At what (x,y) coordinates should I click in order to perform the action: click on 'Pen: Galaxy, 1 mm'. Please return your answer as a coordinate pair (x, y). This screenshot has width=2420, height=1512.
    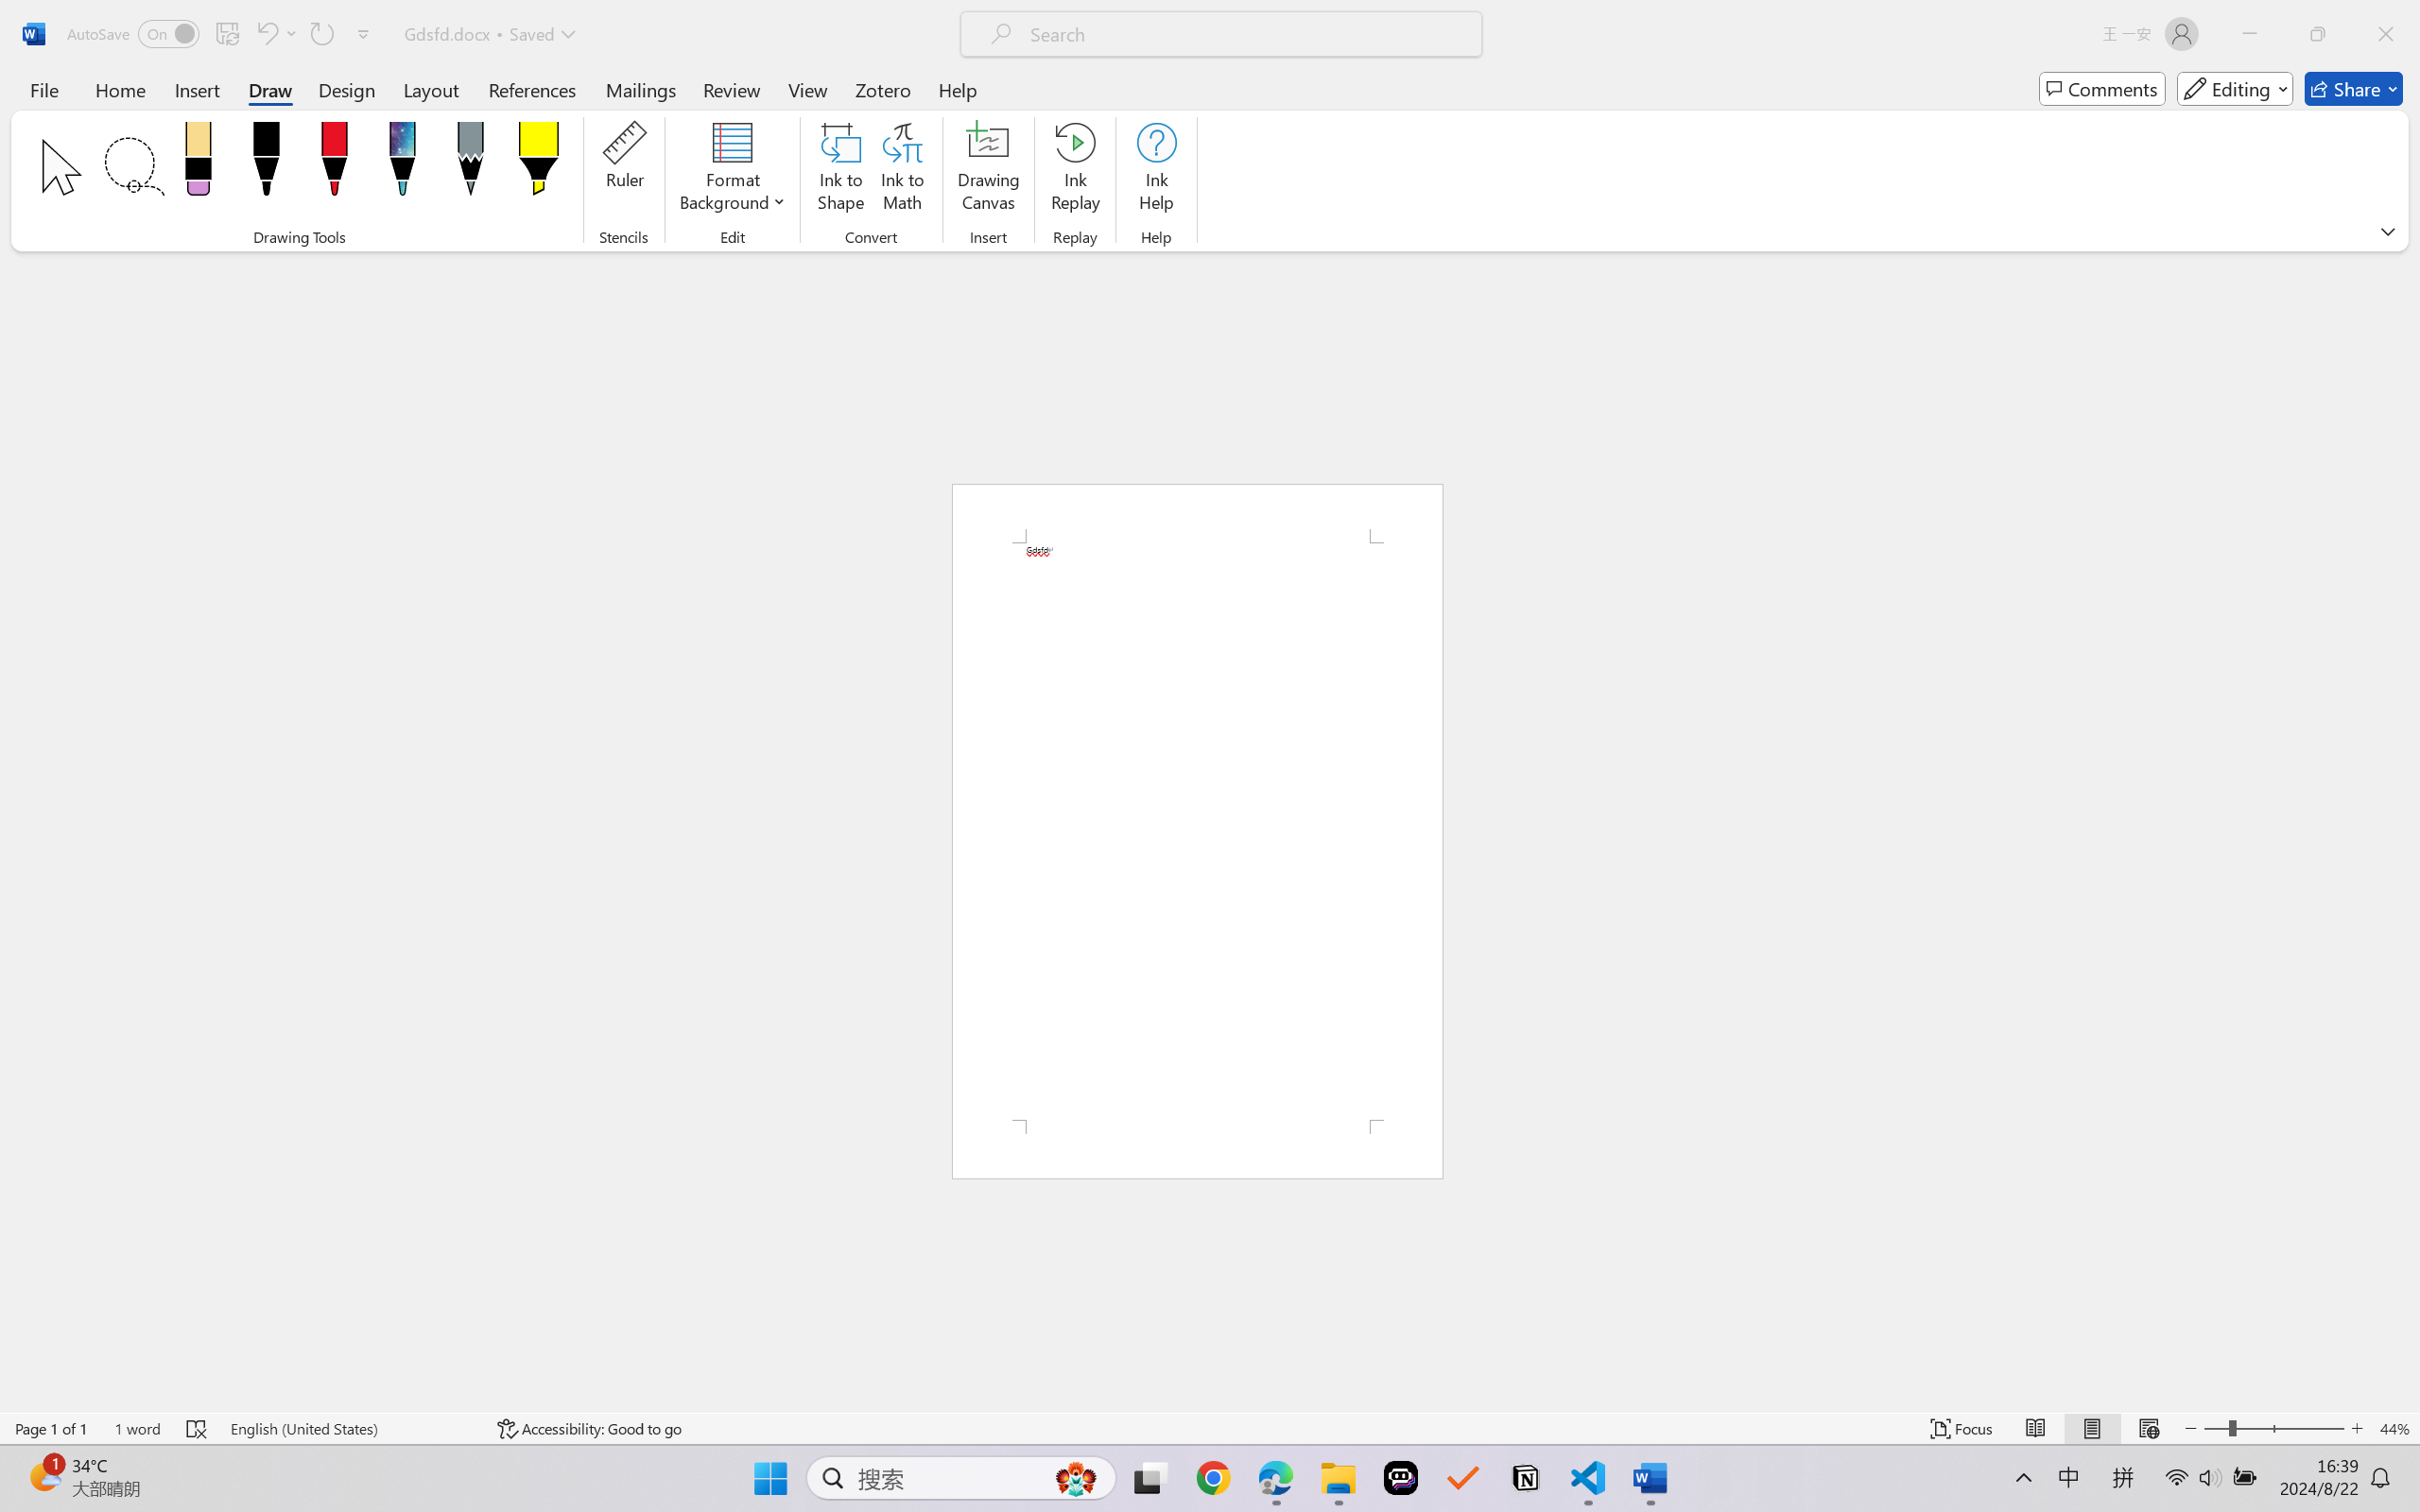
    Looking at the image, I should click on (400, 163).